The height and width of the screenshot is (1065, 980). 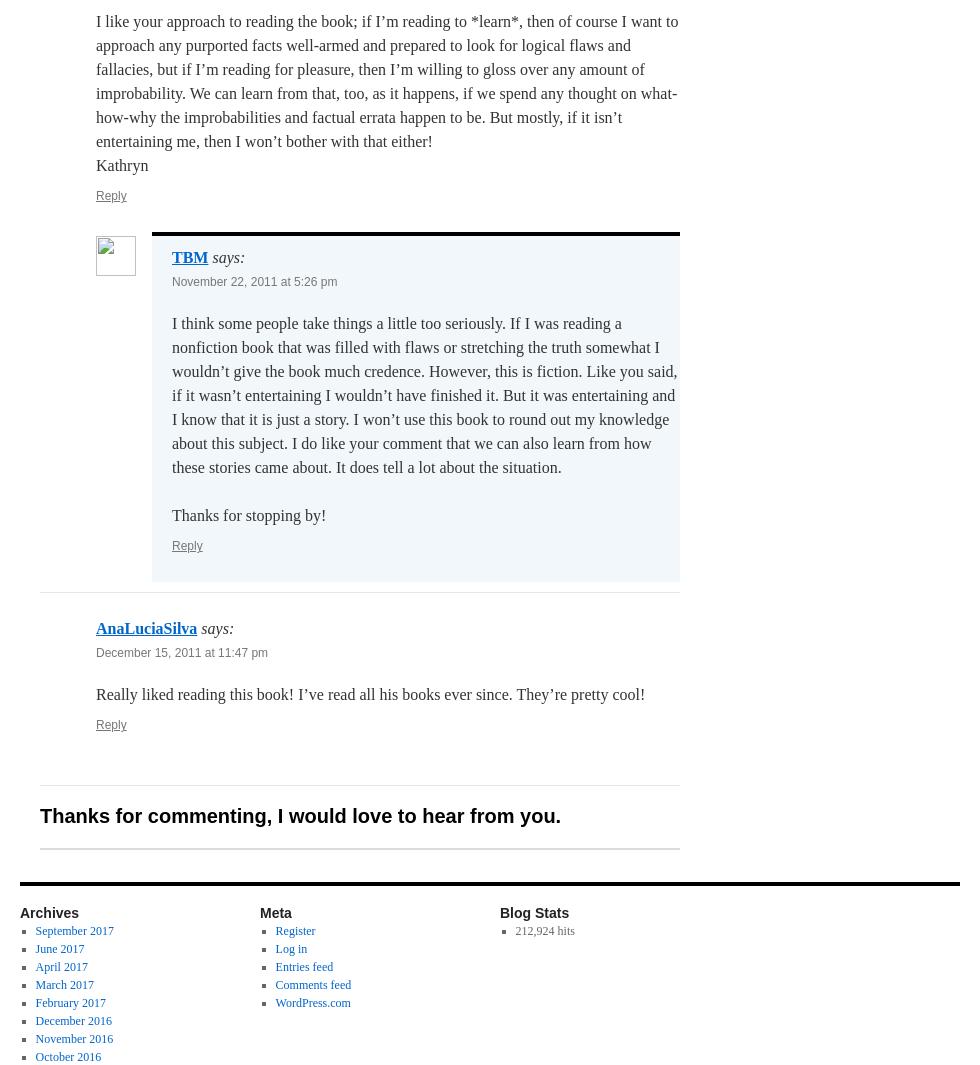 What do you see at coordinates (122, 164) in the screenshot?
I see `'Kathryn'` at bounding box center [122, 164].